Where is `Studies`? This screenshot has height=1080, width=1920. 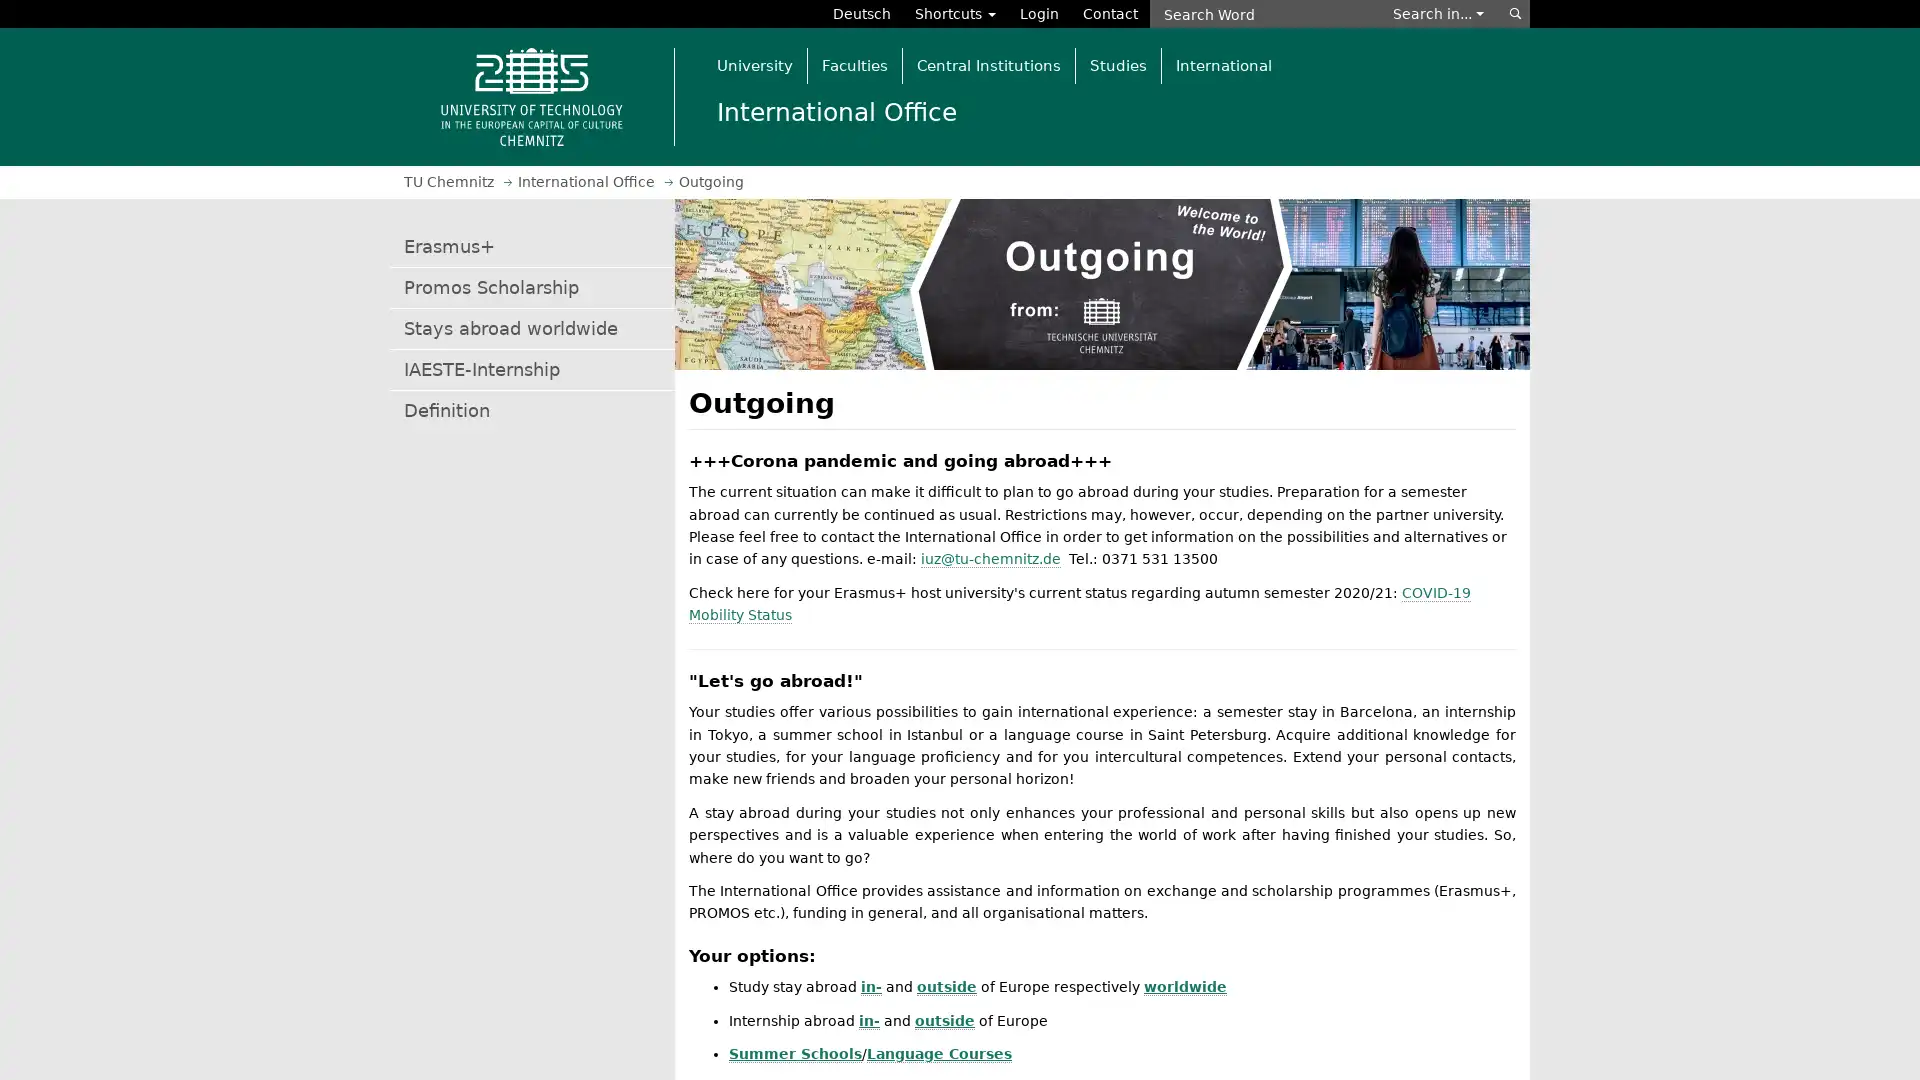
Studies is located at coordinates (1117, 64).